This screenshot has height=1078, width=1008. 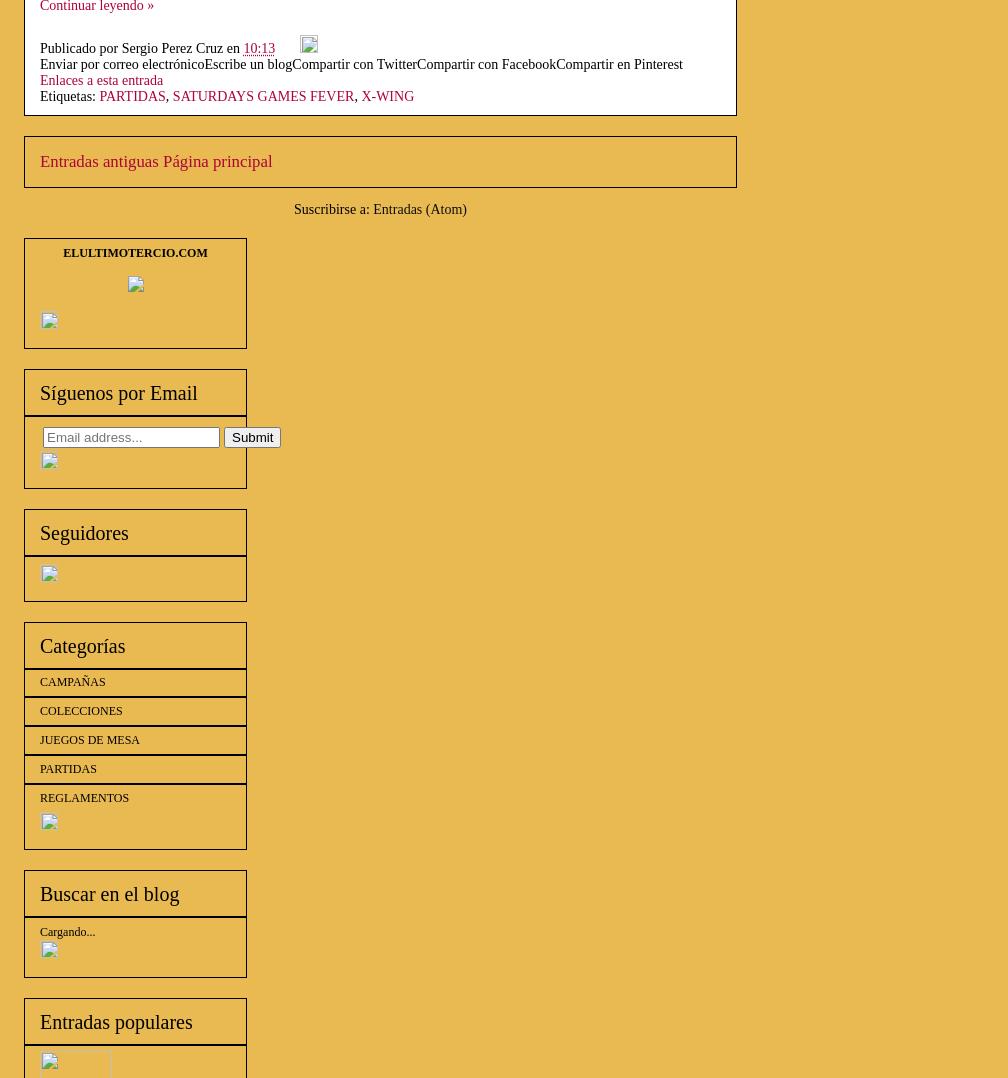 What do you see at coordinates (243, 48) in the screenshot?
I see `'10:13'` at bounding box center [243, 48].